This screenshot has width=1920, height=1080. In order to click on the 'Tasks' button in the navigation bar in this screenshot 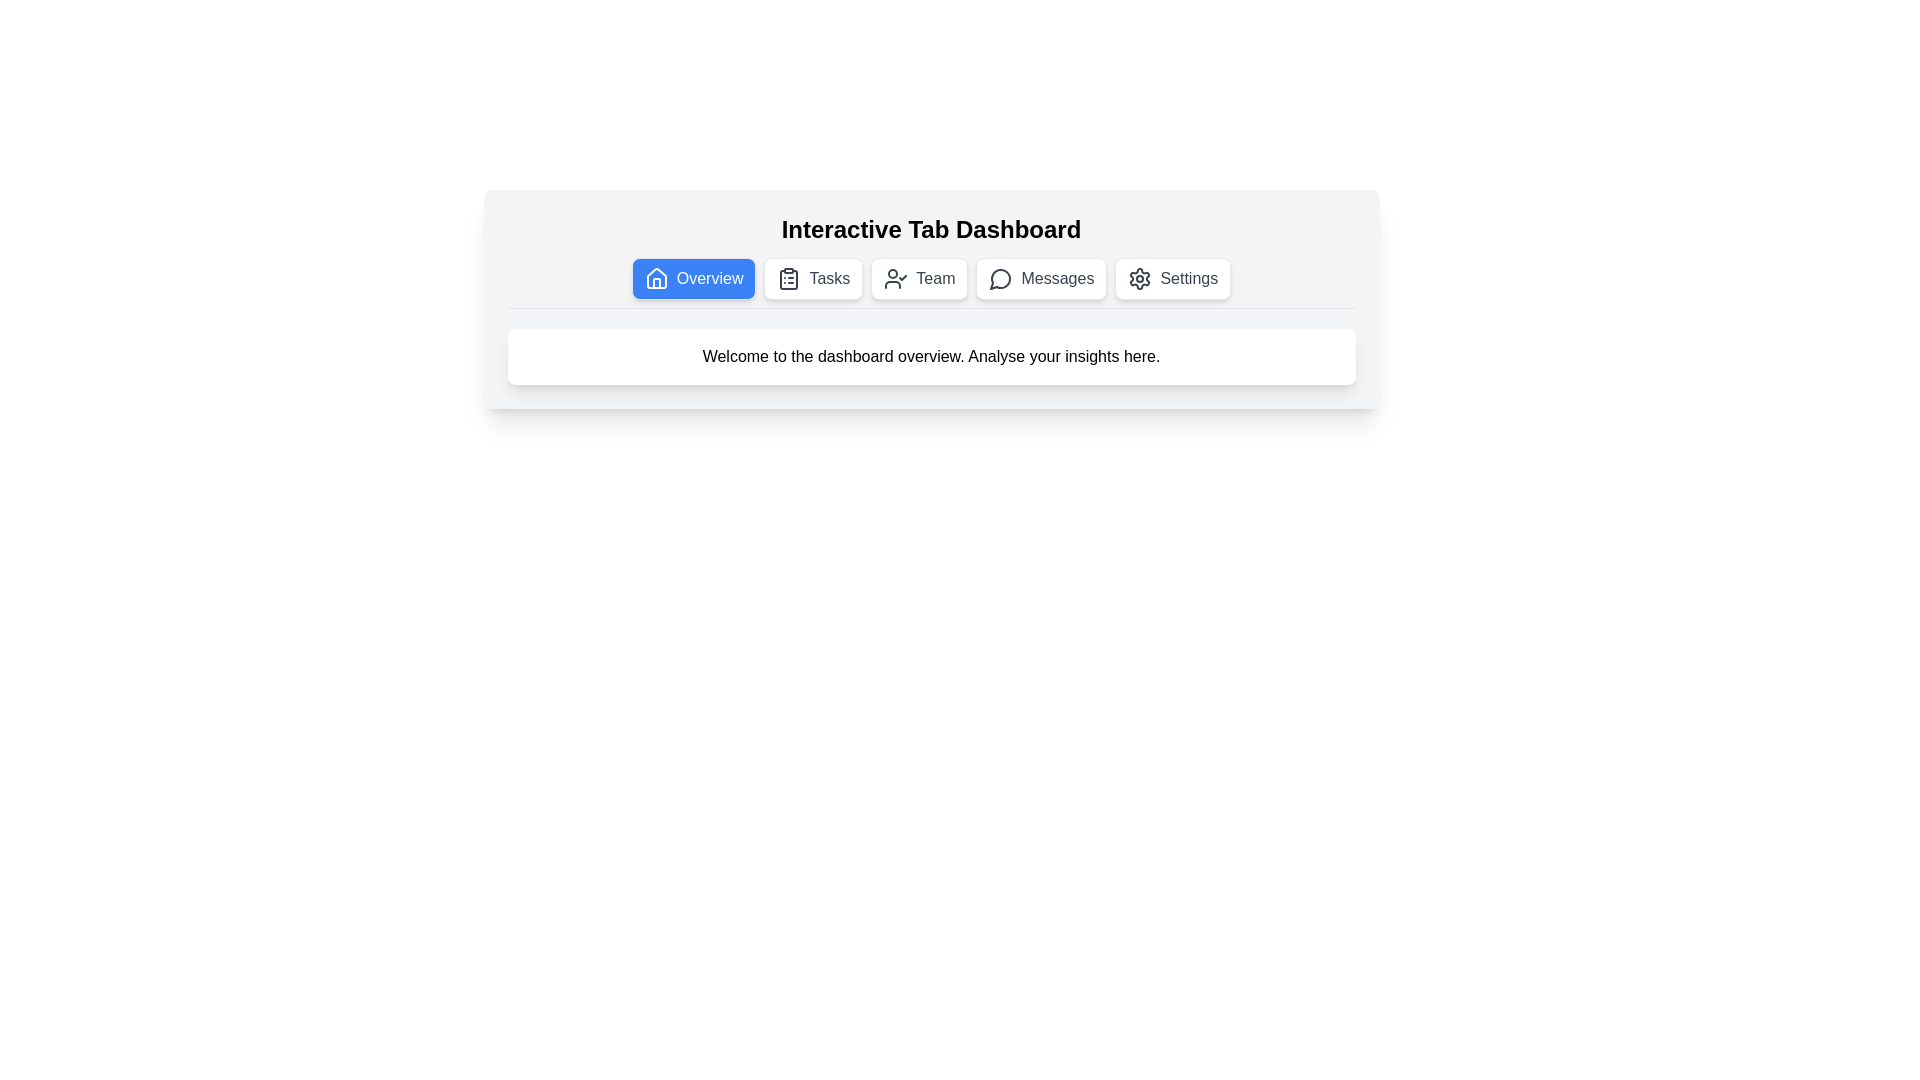, I will do `click(813, 278)`.